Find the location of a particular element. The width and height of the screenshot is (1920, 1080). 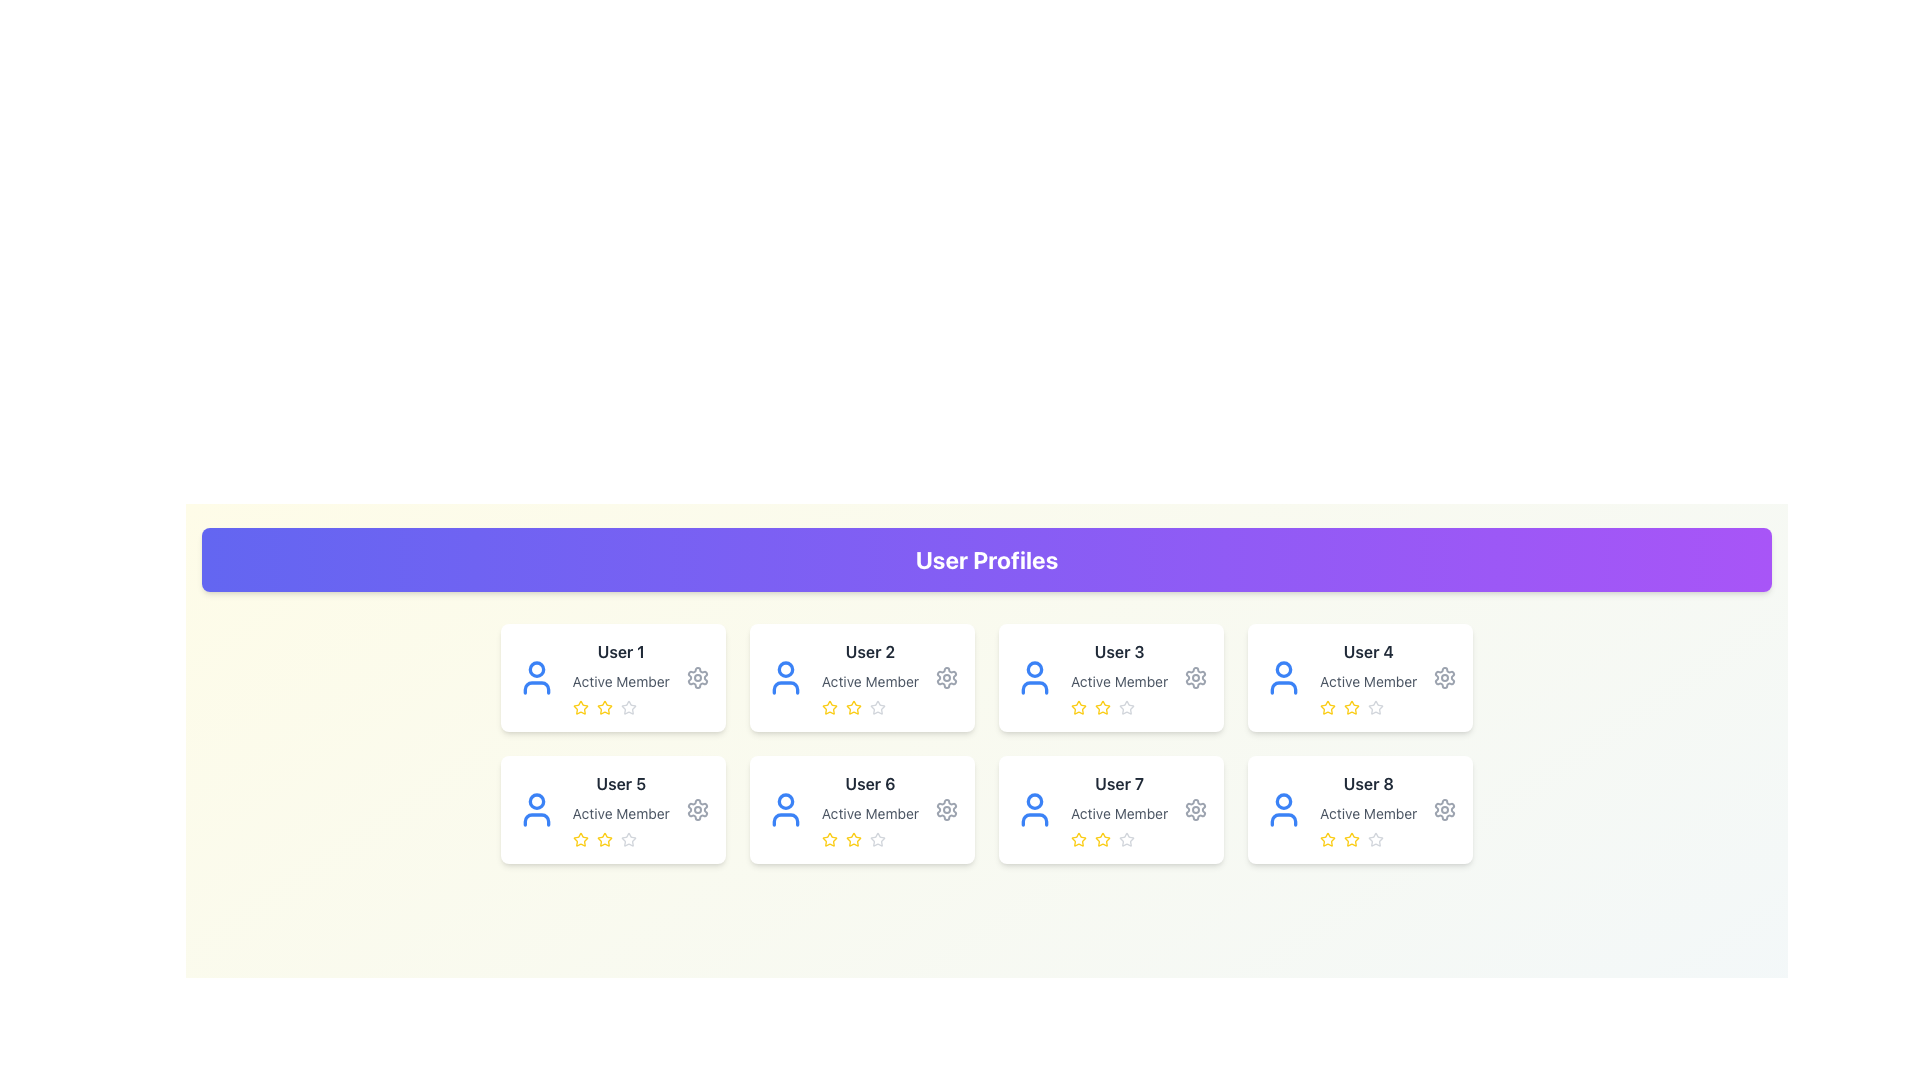

the username text label located at the top of the third card in the upper row of the user profile grid, which identifies the user is located at coordinates (1118, 651).